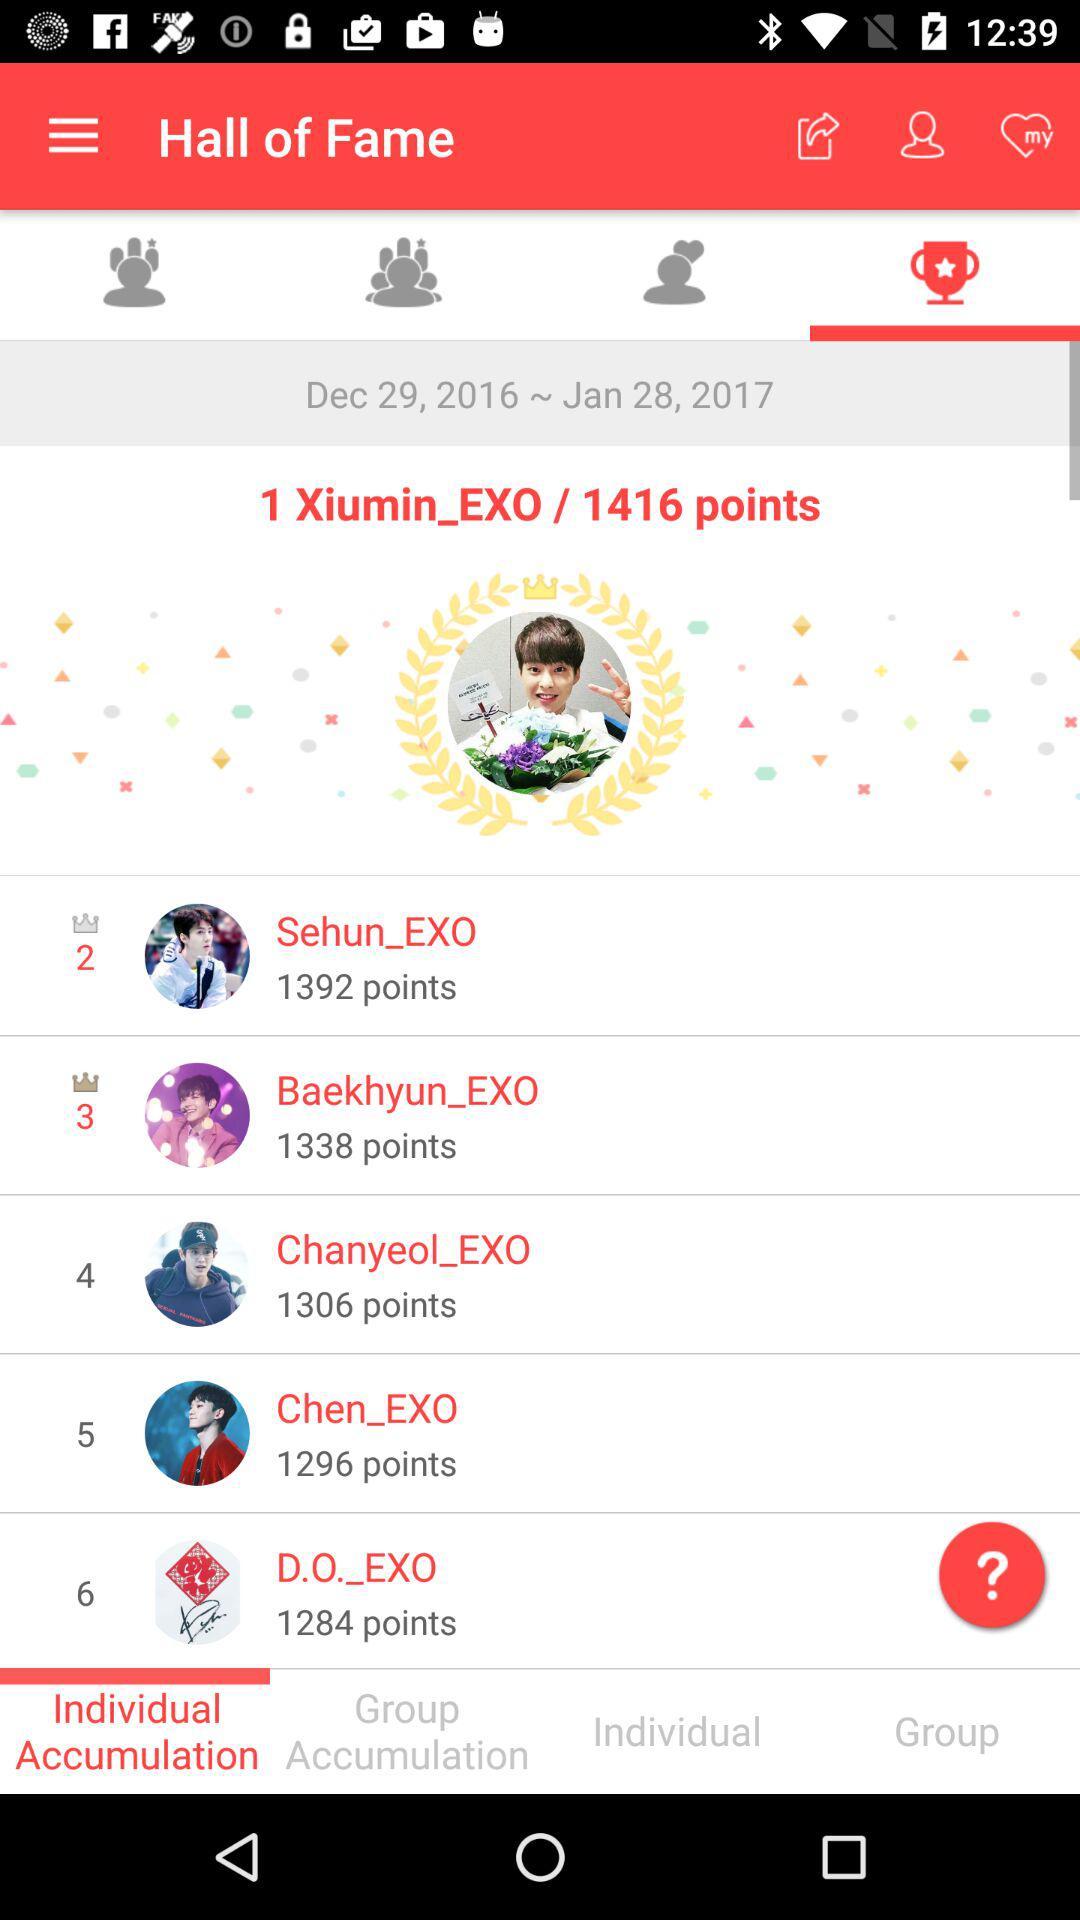 This screenshot has width=1080, height=1920. Describe the element at coordinates (945, 274) in the screenshot. I see `item above dec 29 2016 item` at that location.